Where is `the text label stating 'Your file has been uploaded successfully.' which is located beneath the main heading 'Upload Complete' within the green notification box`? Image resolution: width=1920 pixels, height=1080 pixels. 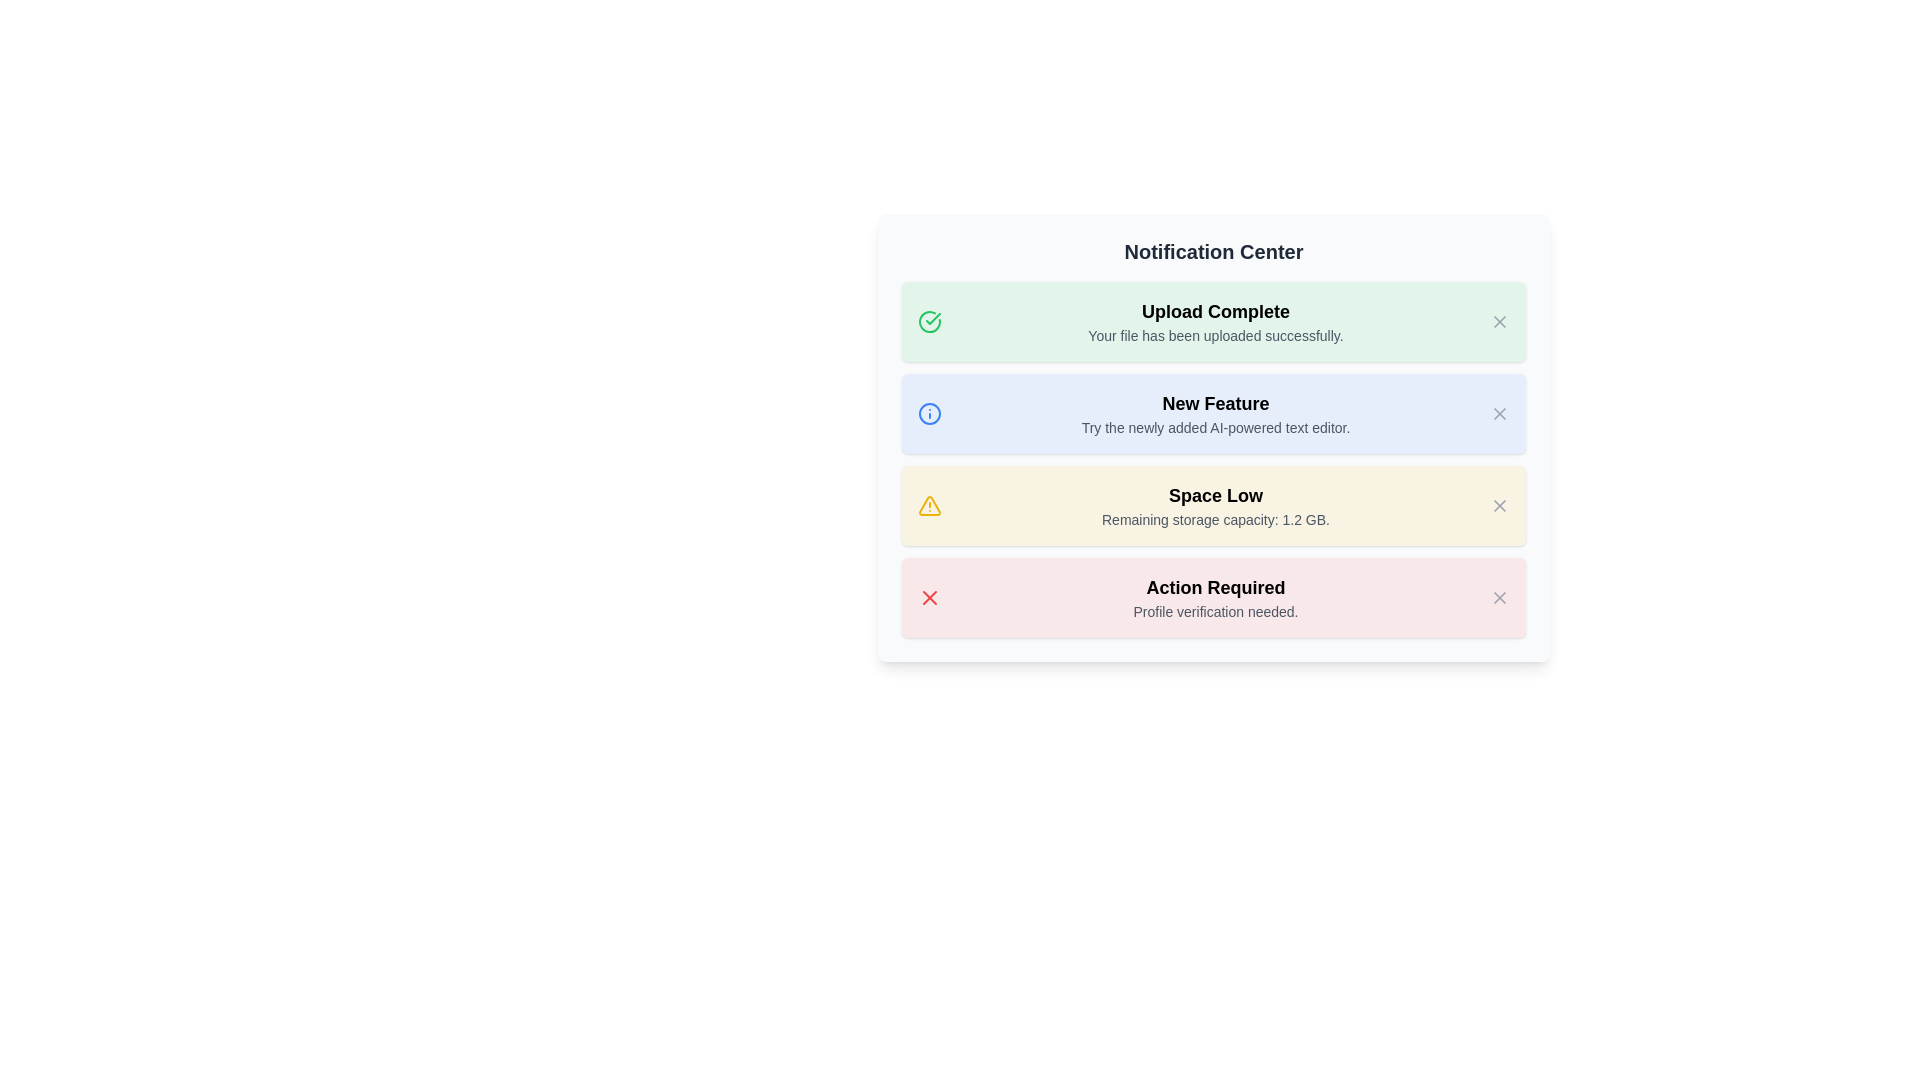 the text label stating 'Your file has been uploaded successfully.' which is located beneath the main heading 'Upload Complete' within the green notification box is located at coordinates (1214, 334).